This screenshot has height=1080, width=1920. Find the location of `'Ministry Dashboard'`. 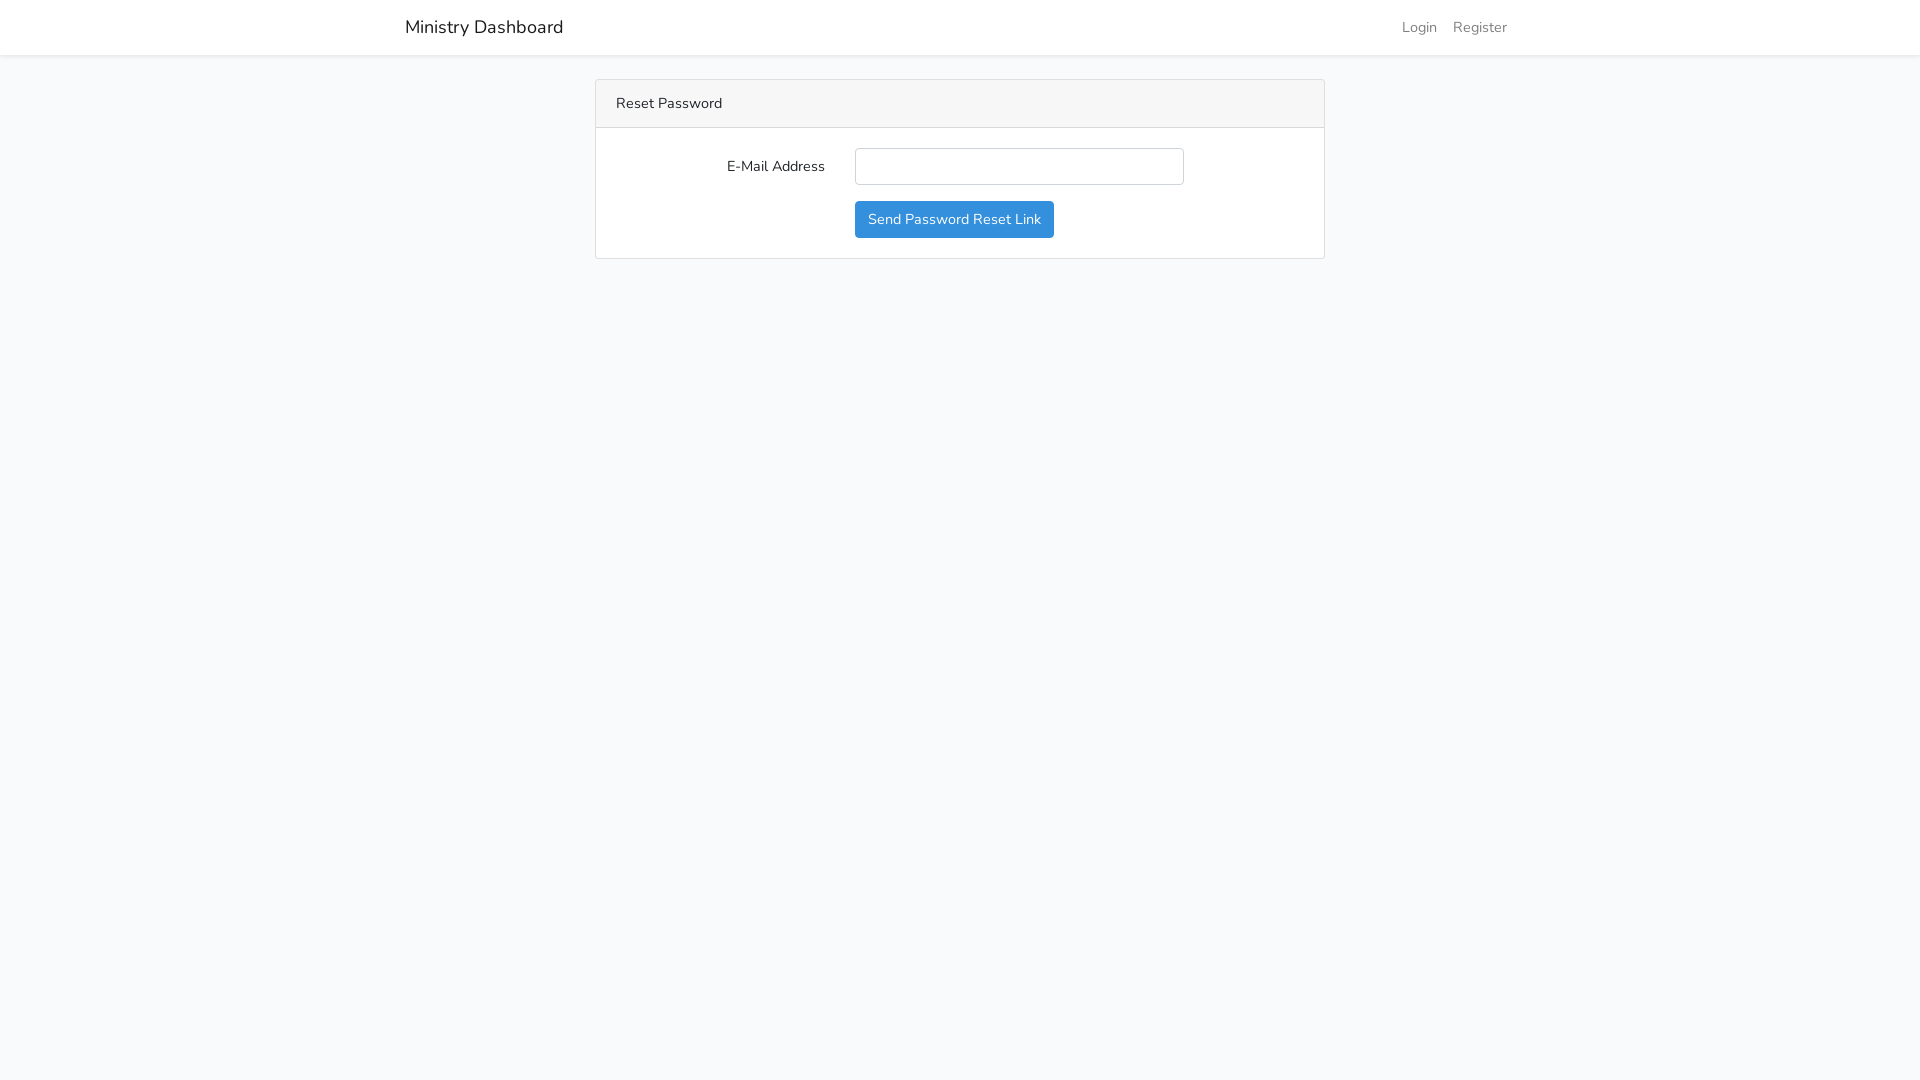

'Ministry Dashboard' is located at coordinates (484, 27).